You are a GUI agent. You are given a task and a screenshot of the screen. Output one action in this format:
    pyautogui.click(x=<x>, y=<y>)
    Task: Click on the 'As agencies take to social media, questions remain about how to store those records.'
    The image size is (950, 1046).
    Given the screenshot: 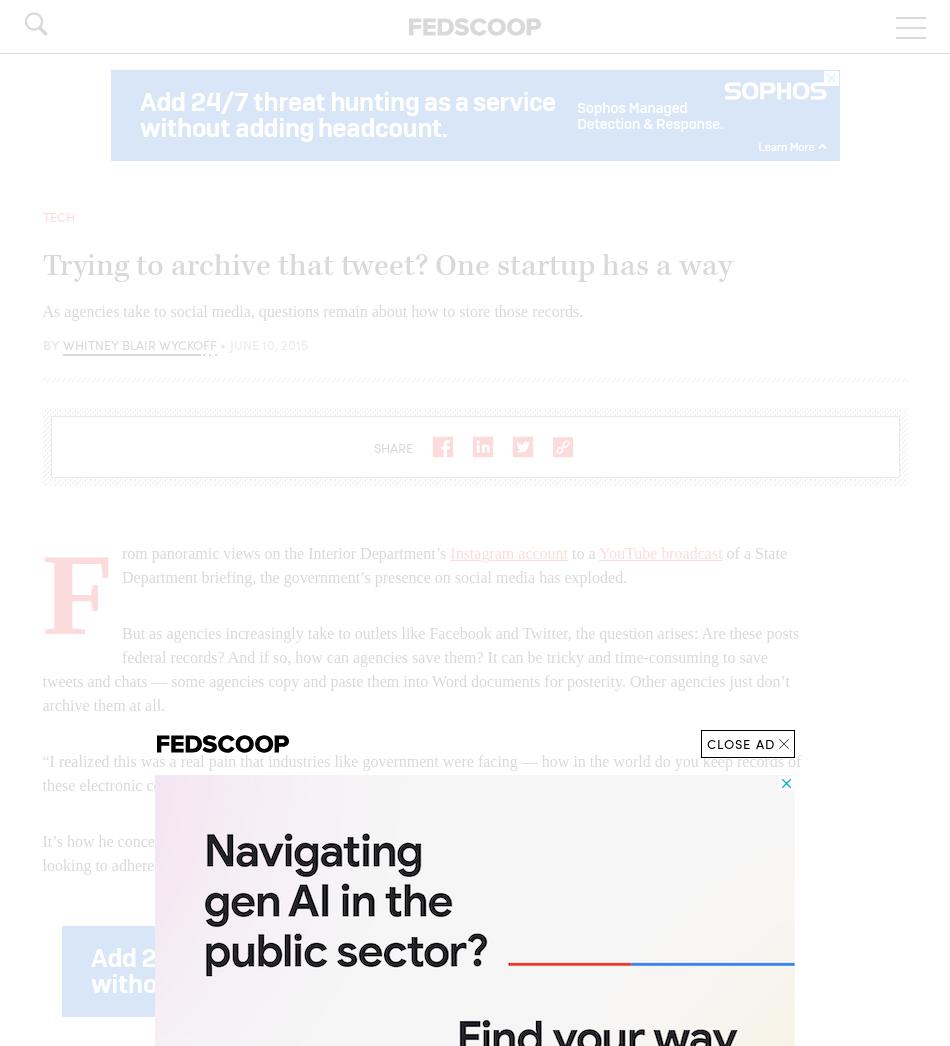 What is the action you would take?
    pyautogui.click(x=311, y=310)
    